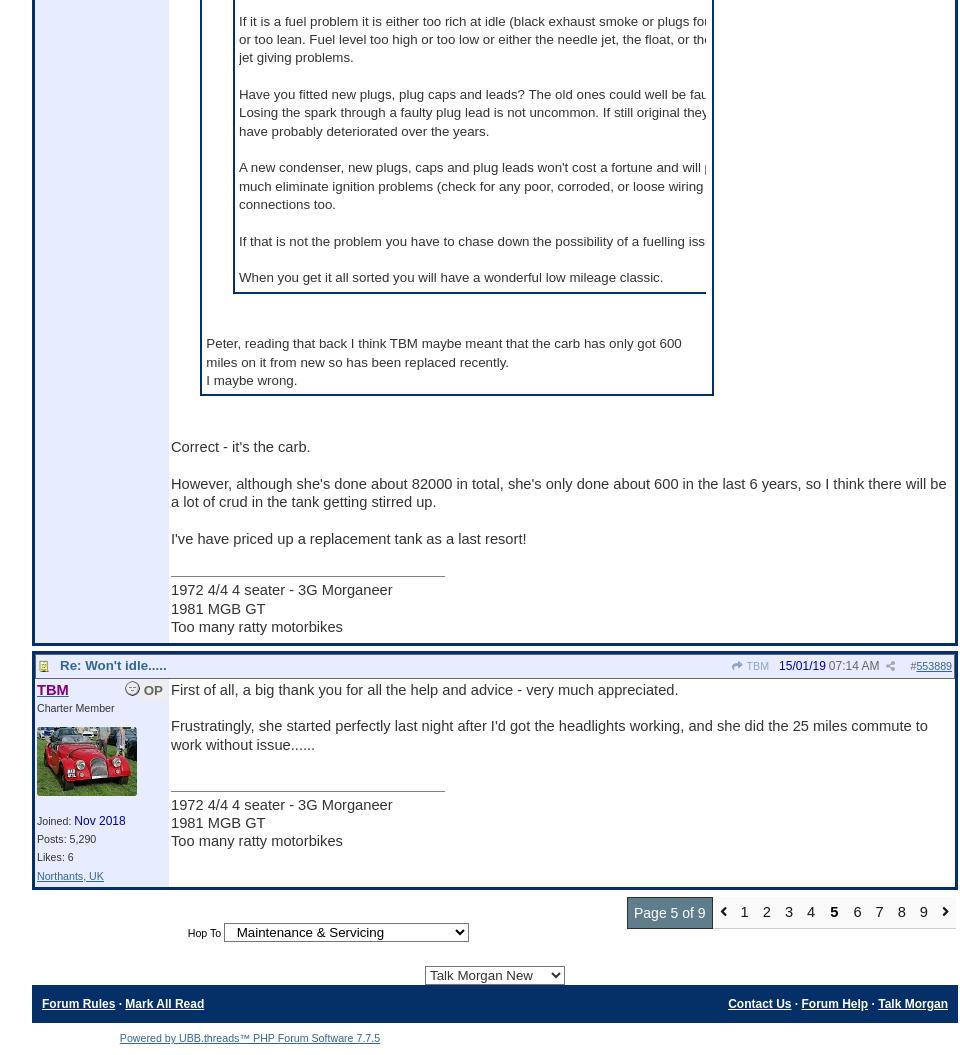 This screenshot has width=960, height=1055. Describe the element at coordinates (123, 1001) in the screenshot. I see `'Mark All Read'` at that location.